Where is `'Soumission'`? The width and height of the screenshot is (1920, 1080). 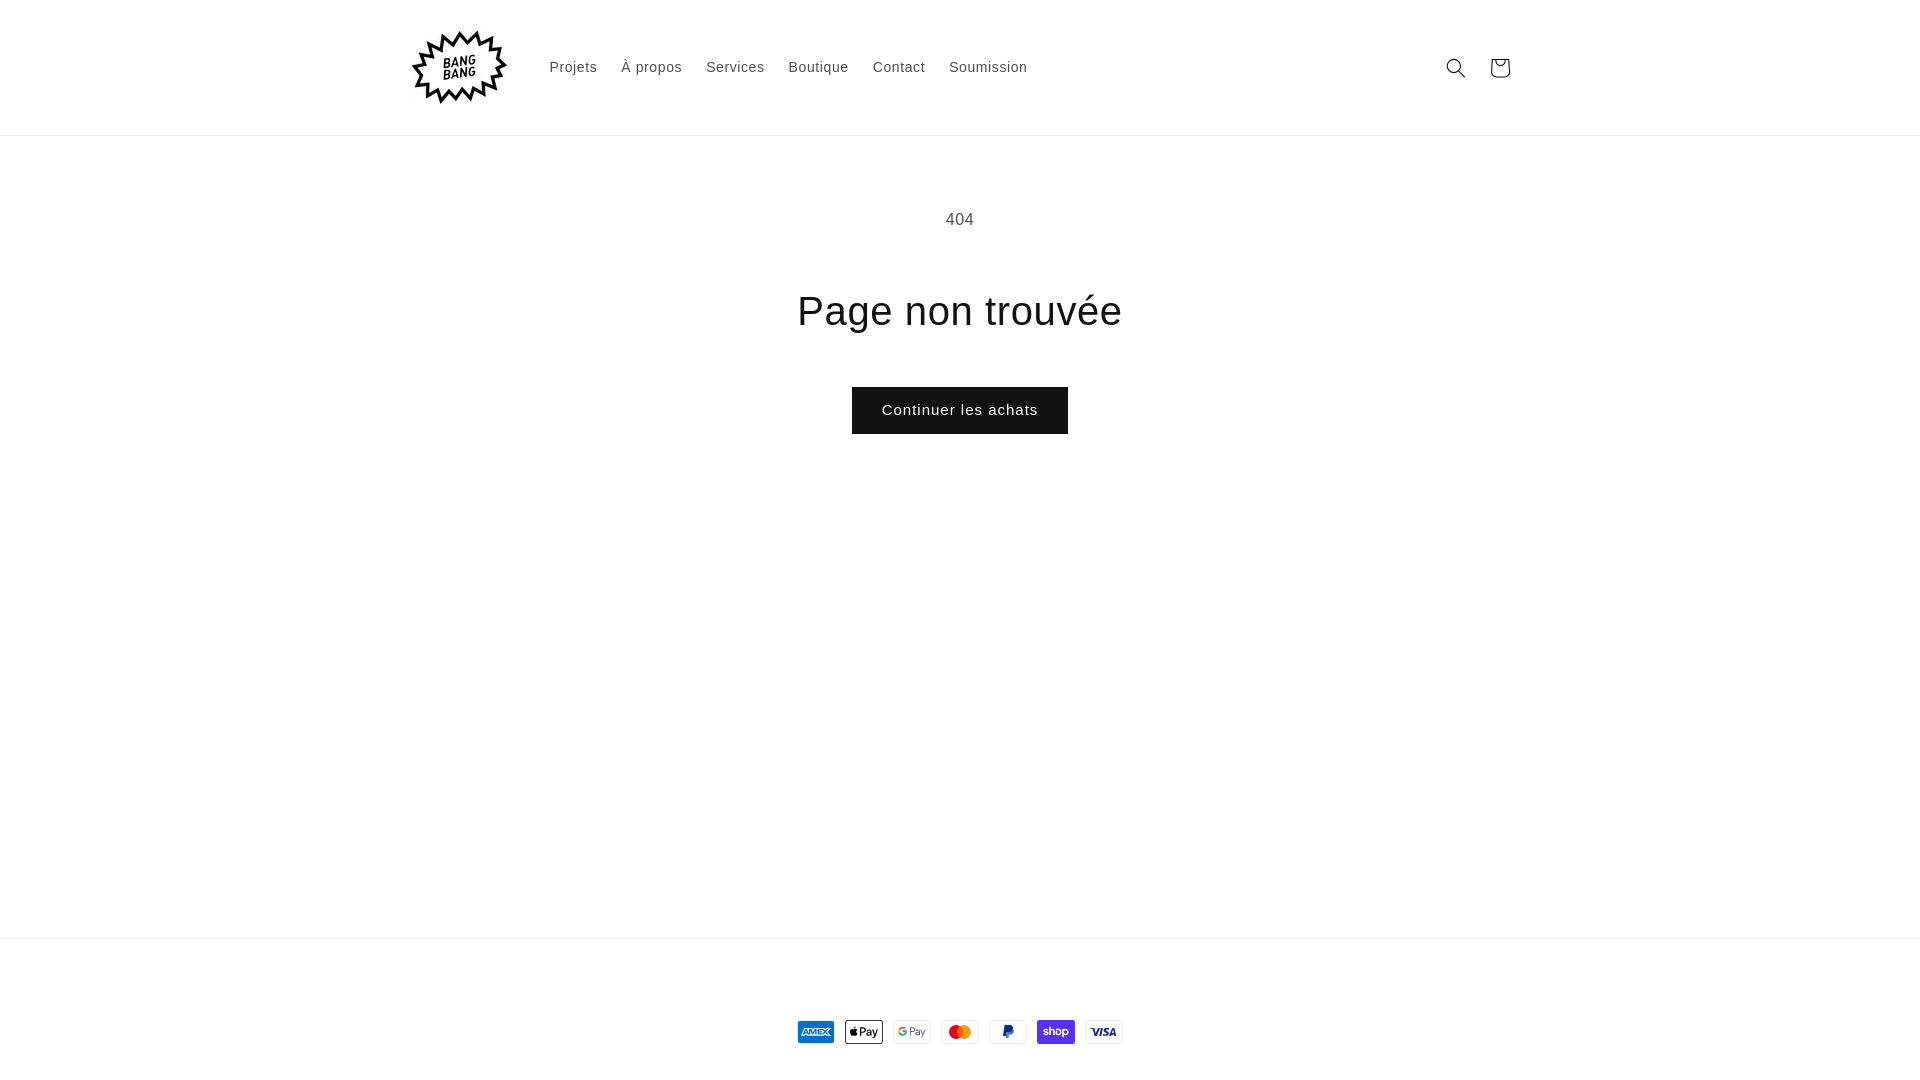 'Soumission' is located at coordinates (935, 65).